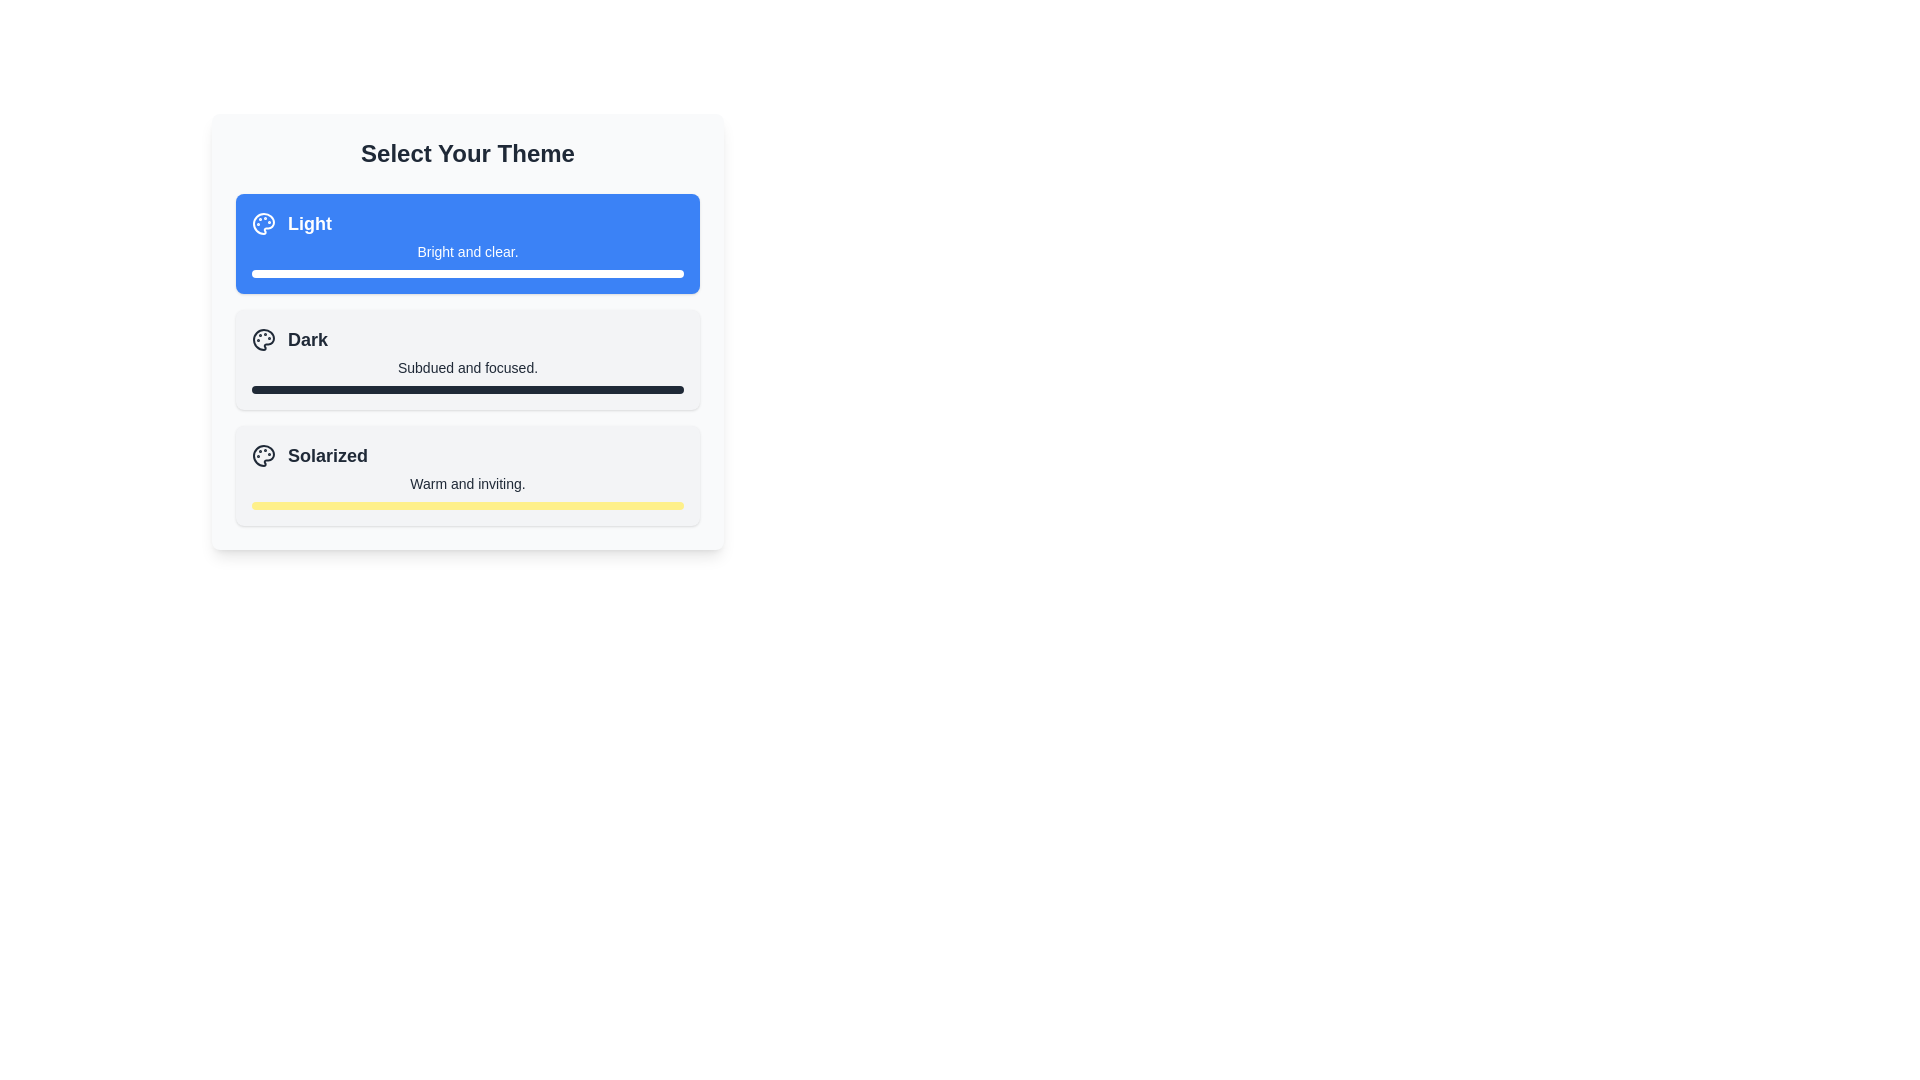  Describe the element at coordinates (466, 389) in the screenshot. I see `the progress bar or decorative separator located at the bottom of the 'Dark' theme selection card, which is directly below the descriptive text 'Subdued and focused.'` at that location.